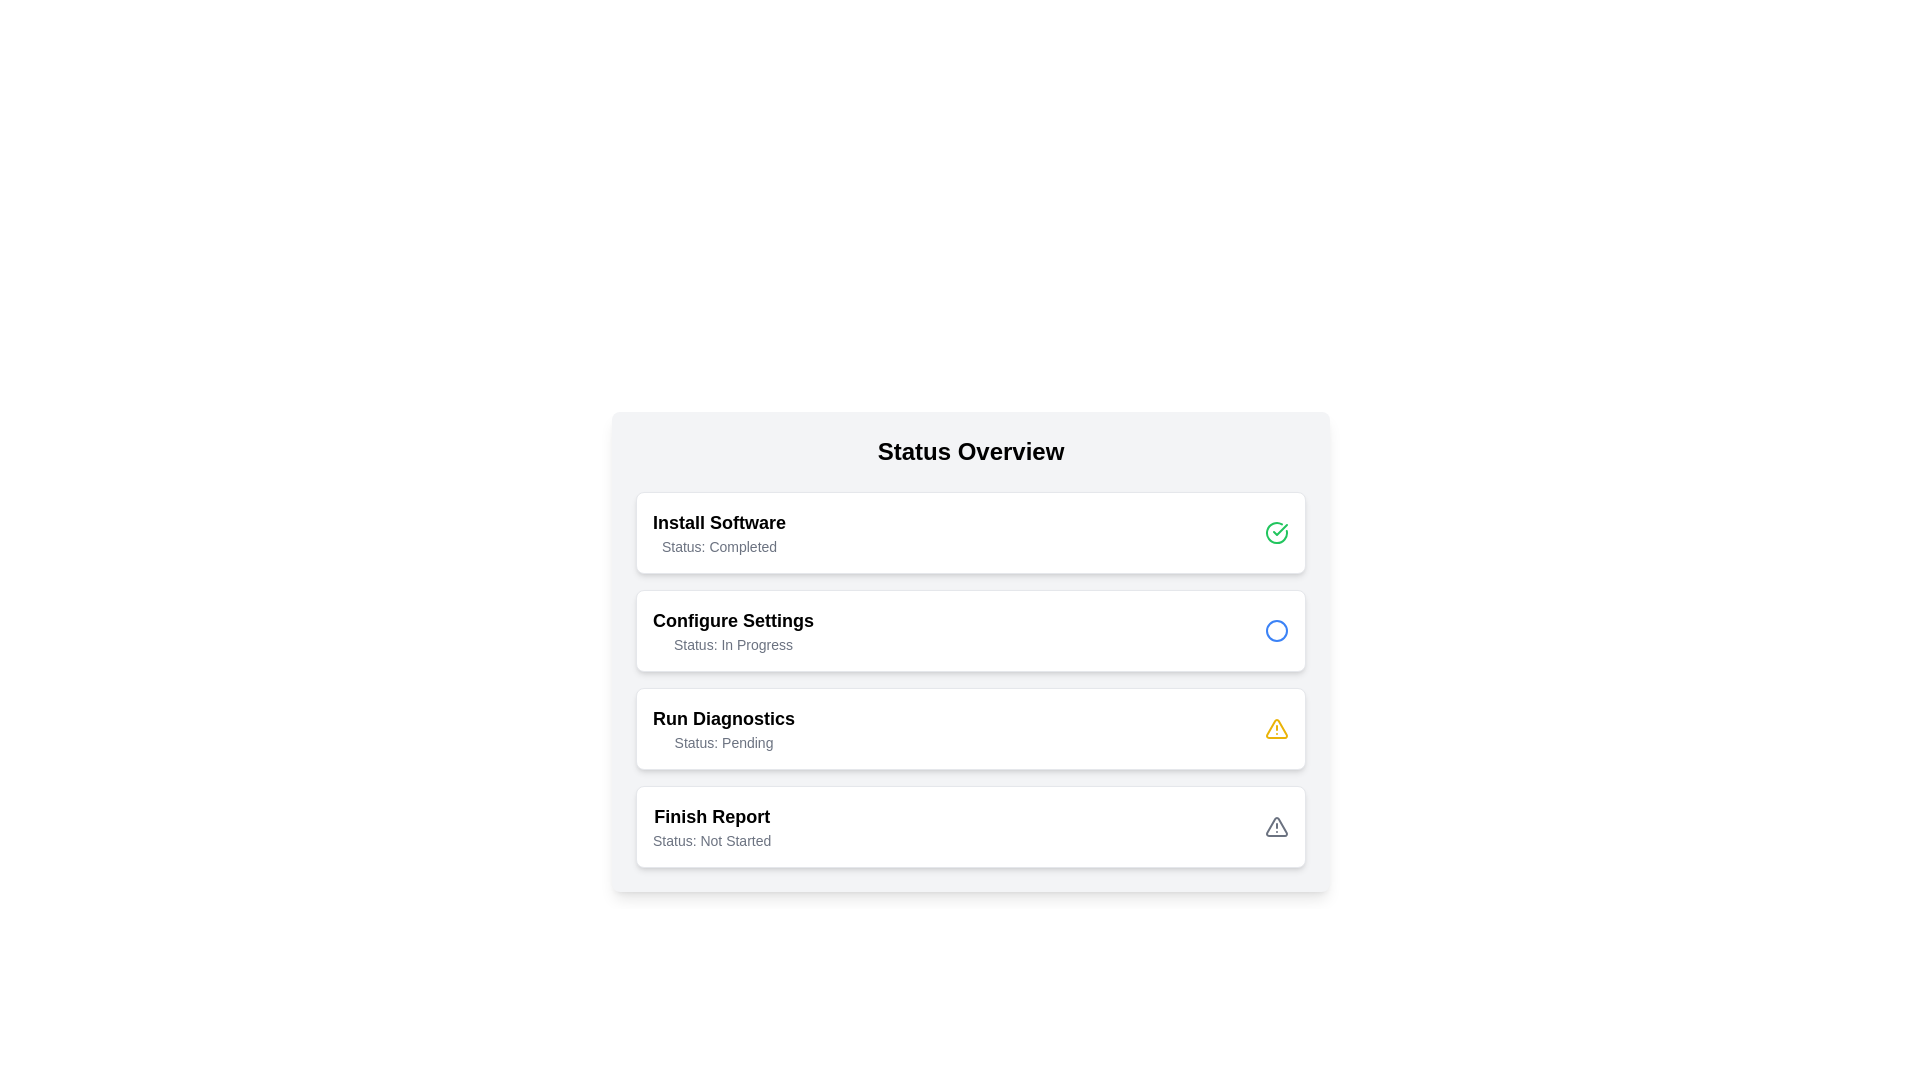 The image size is (1920, 1080). What do you see at coordinates (723, 743) in the screenshot?
I see `the text display element that shows 'Status: Pending', located below the heading 'Run Diagnostics'` at bounding box center [723, 743].